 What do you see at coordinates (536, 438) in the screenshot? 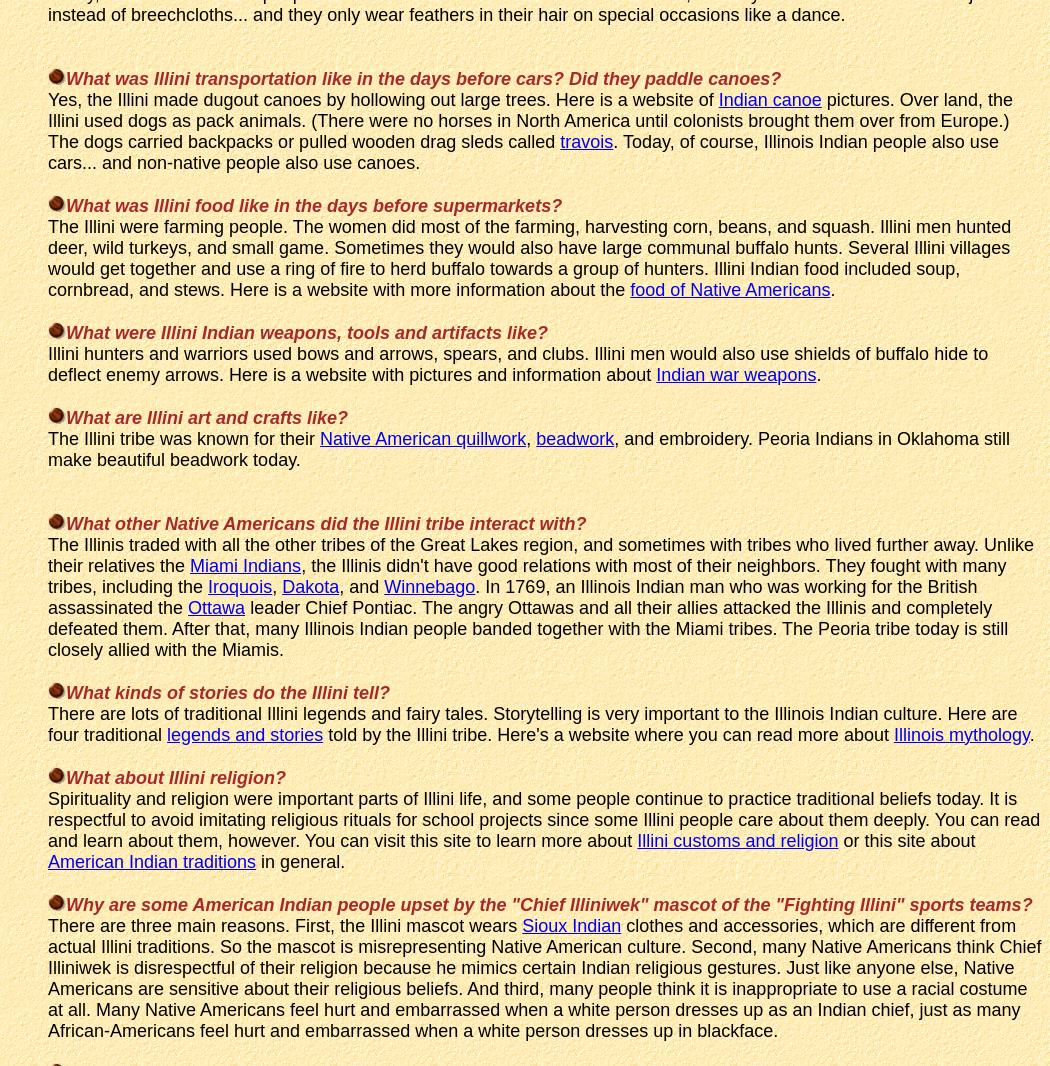
I see `'beadwork'` at bounding box center [536, 438].